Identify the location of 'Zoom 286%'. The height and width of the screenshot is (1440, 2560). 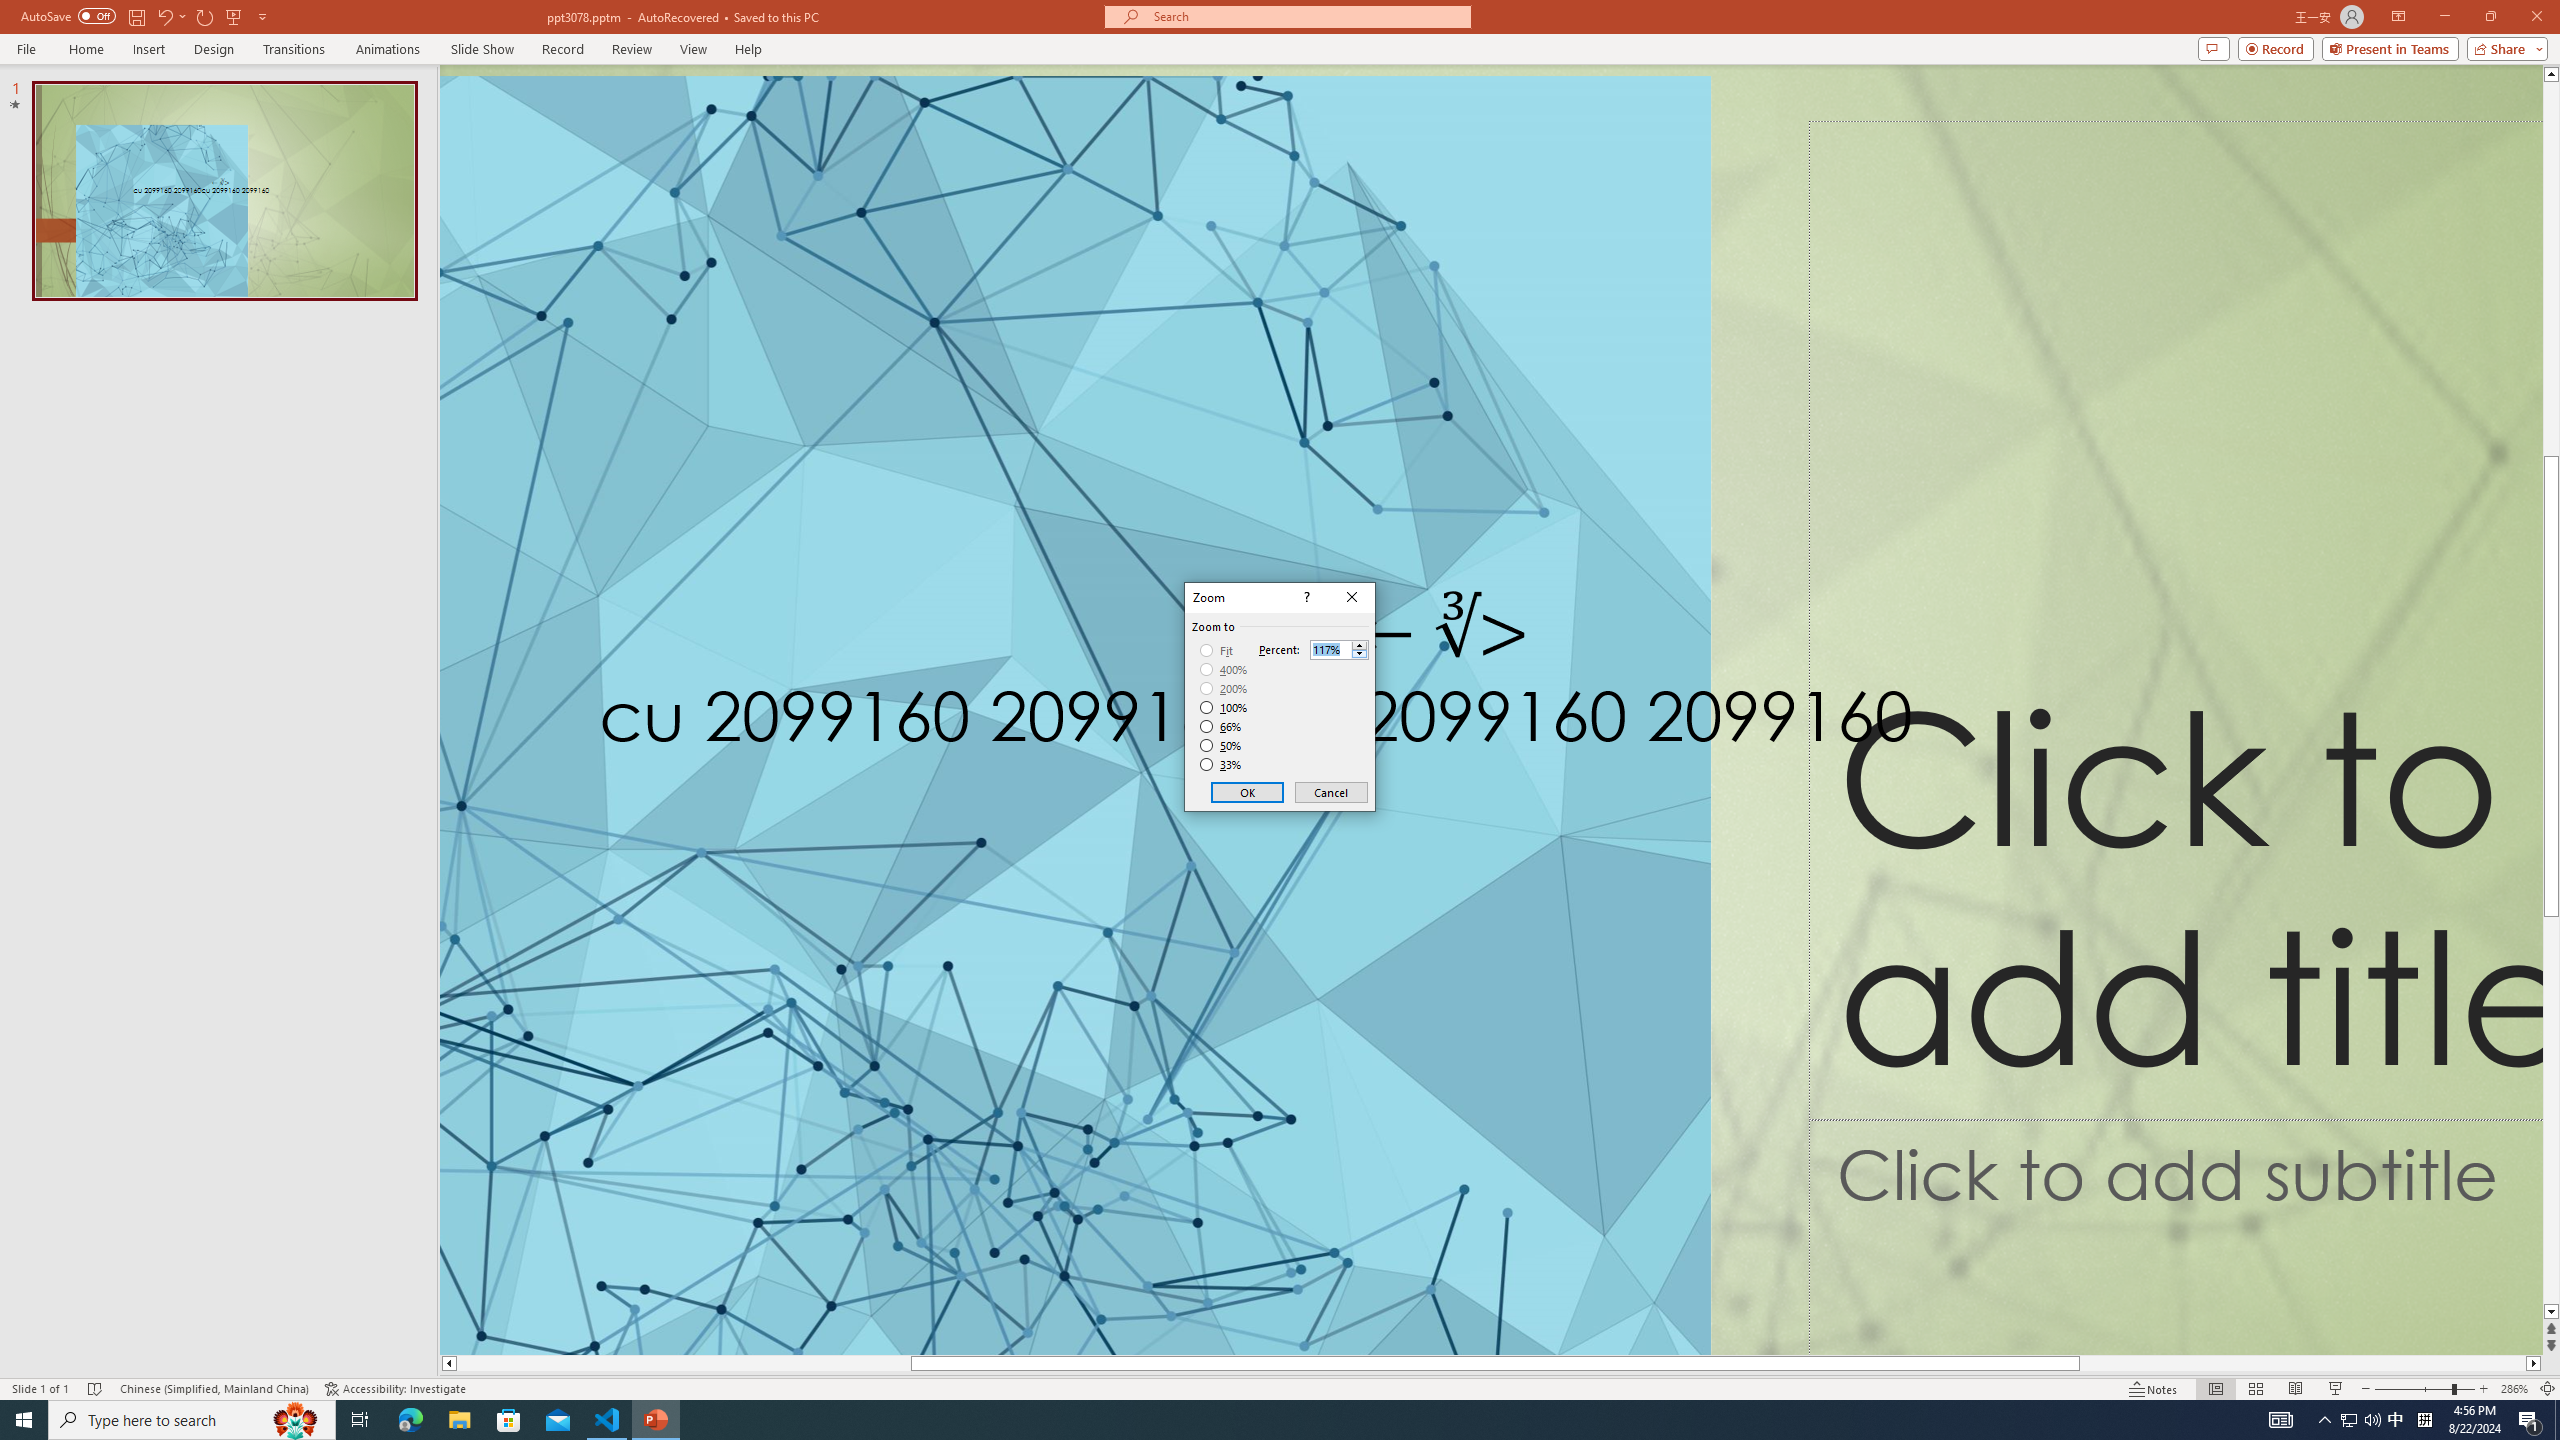
(2515, 1389).